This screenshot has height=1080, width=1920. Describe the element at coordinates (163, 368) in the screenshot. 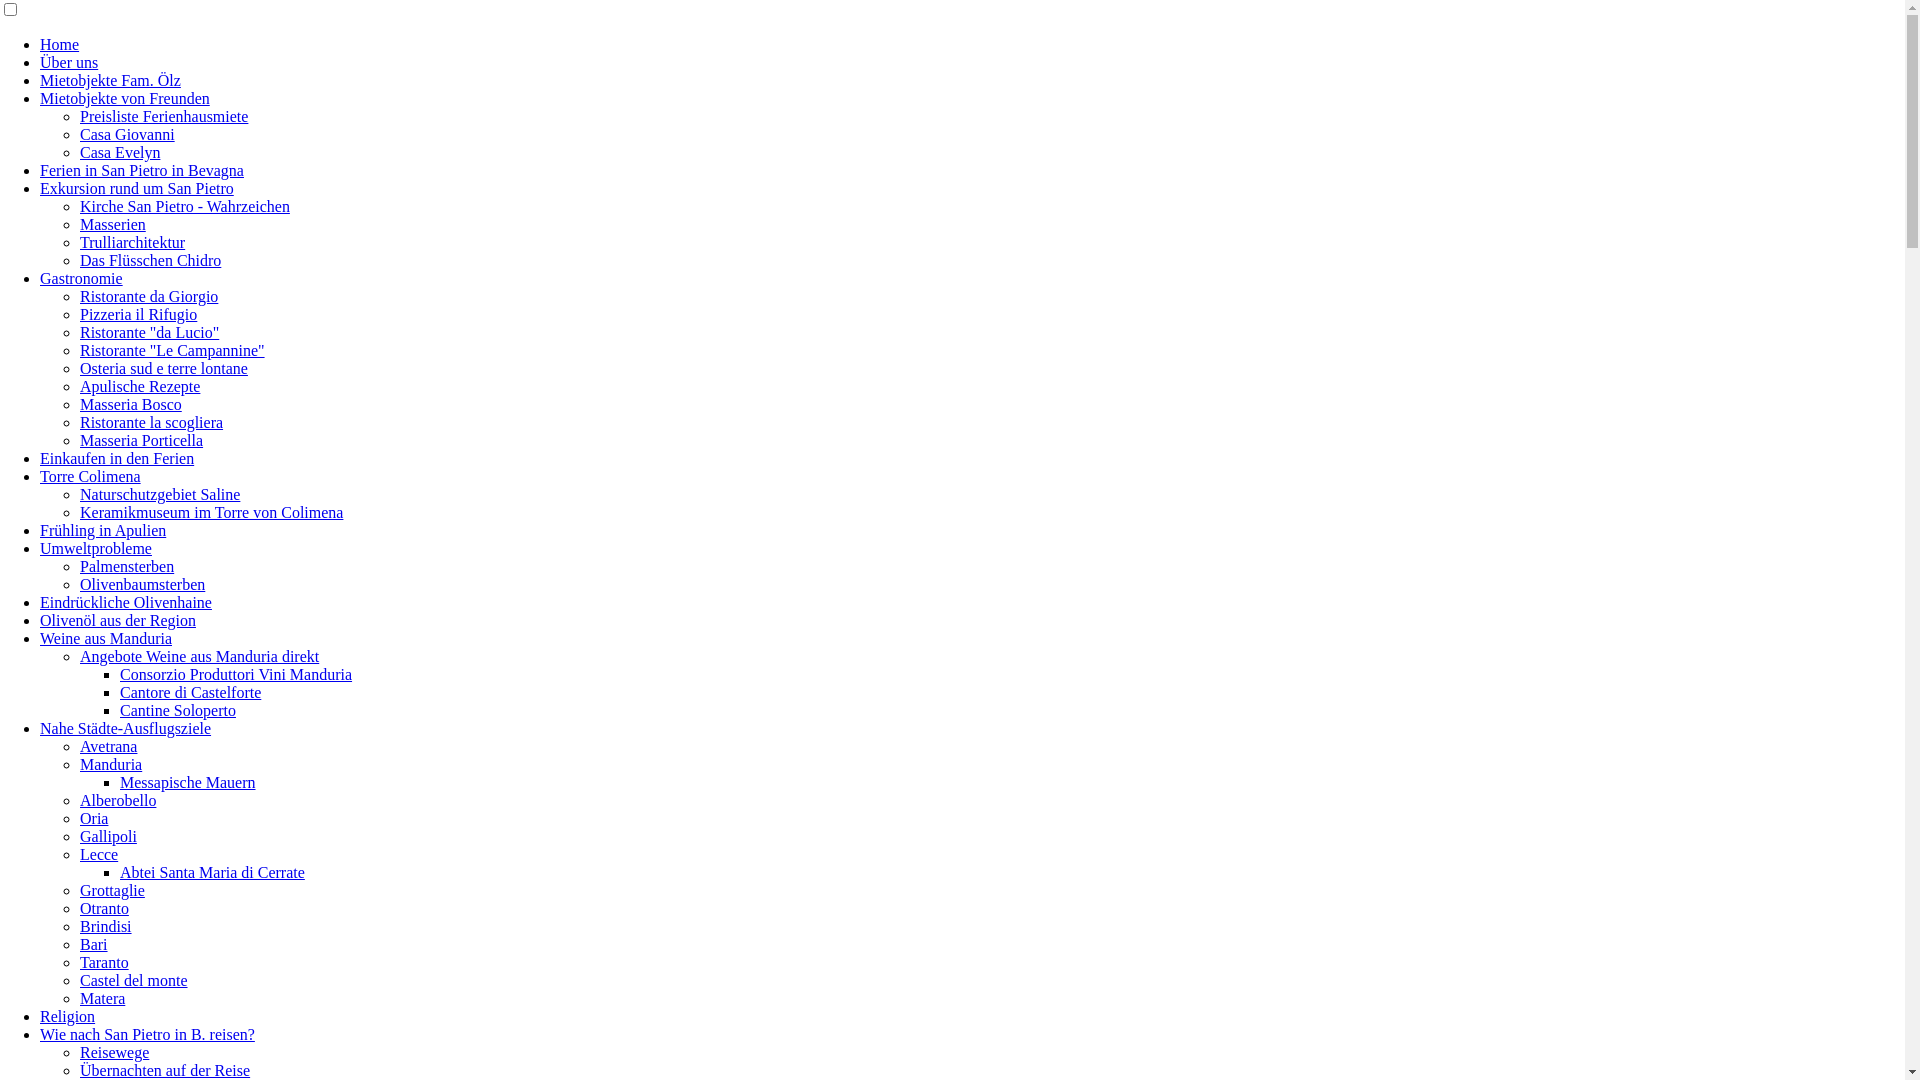

I see `'Osteria sud e terre lontane'` at that location.